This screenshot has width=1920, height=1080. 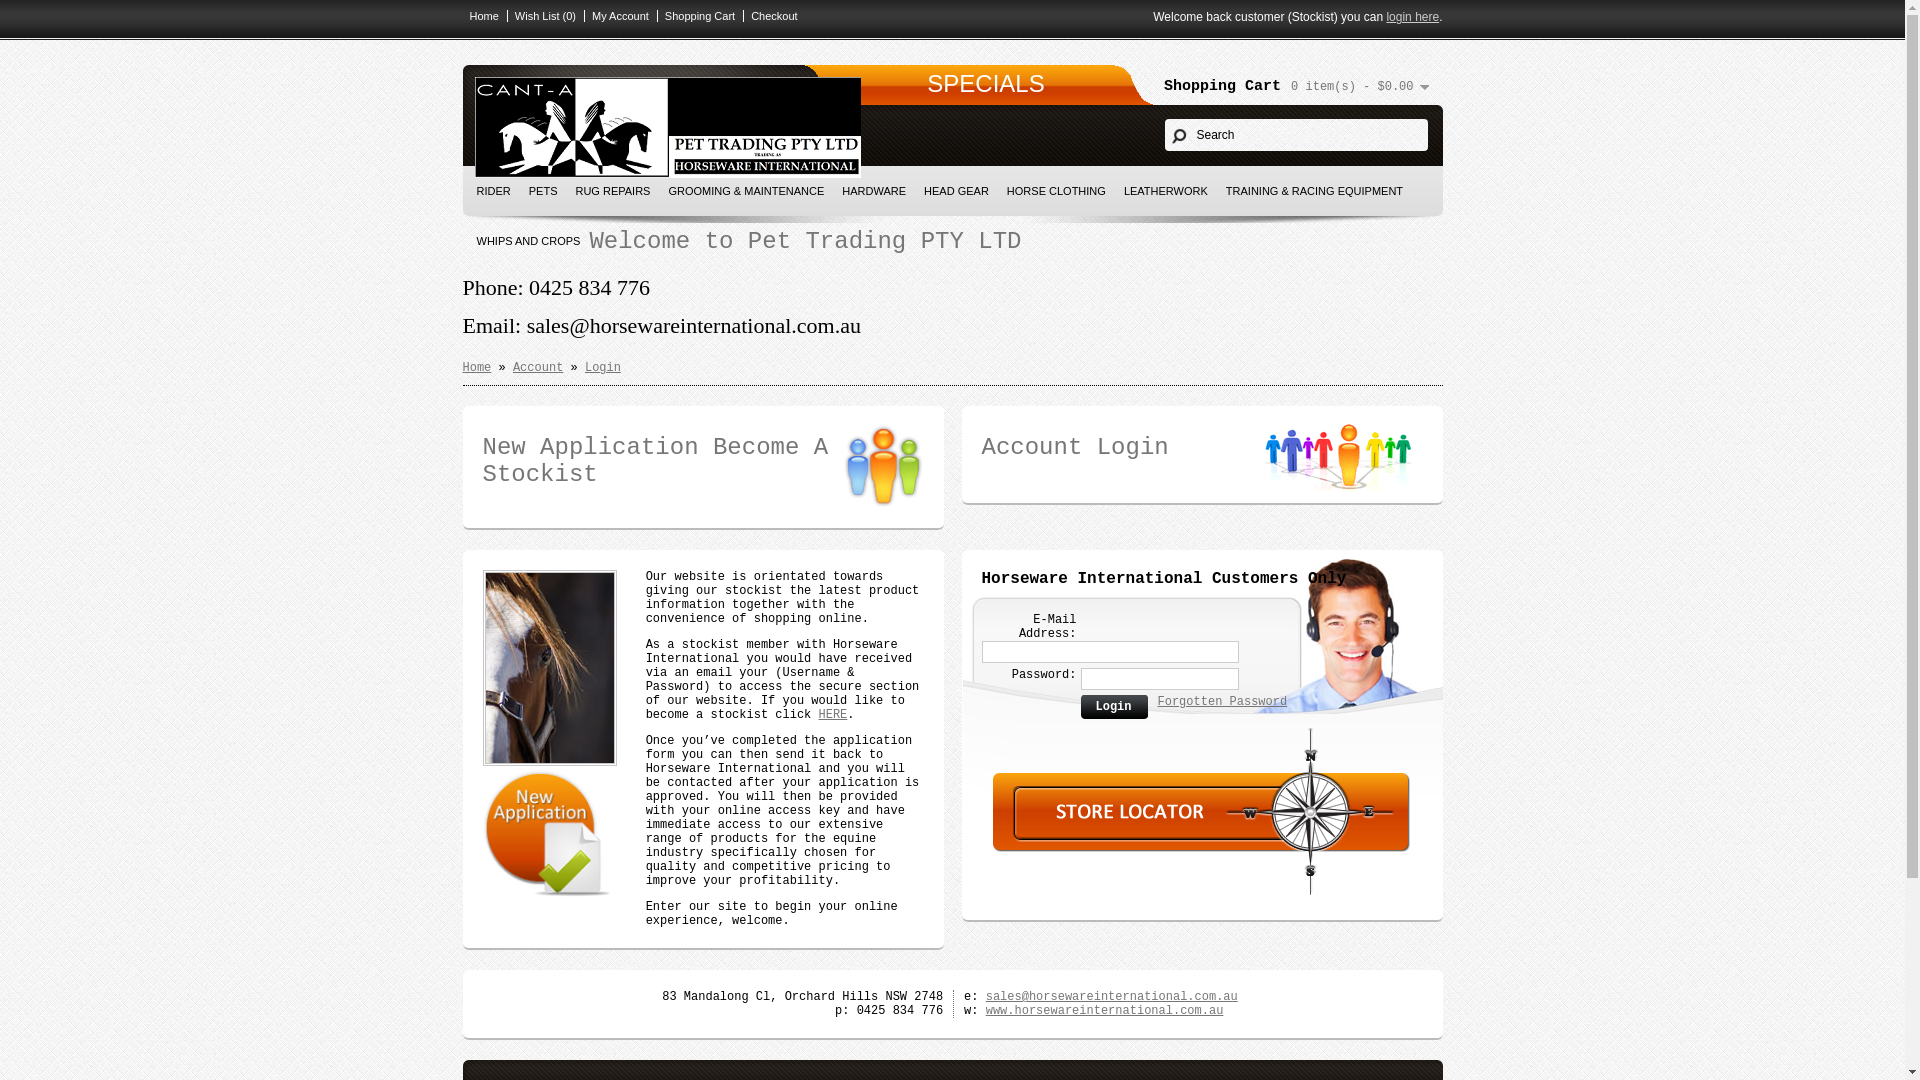 What do you see at coordinates (1314, 191) in the screenshot?
I see `'TRAINING & RACING EQUIPMENT'` at bounding box center [1314, 191].